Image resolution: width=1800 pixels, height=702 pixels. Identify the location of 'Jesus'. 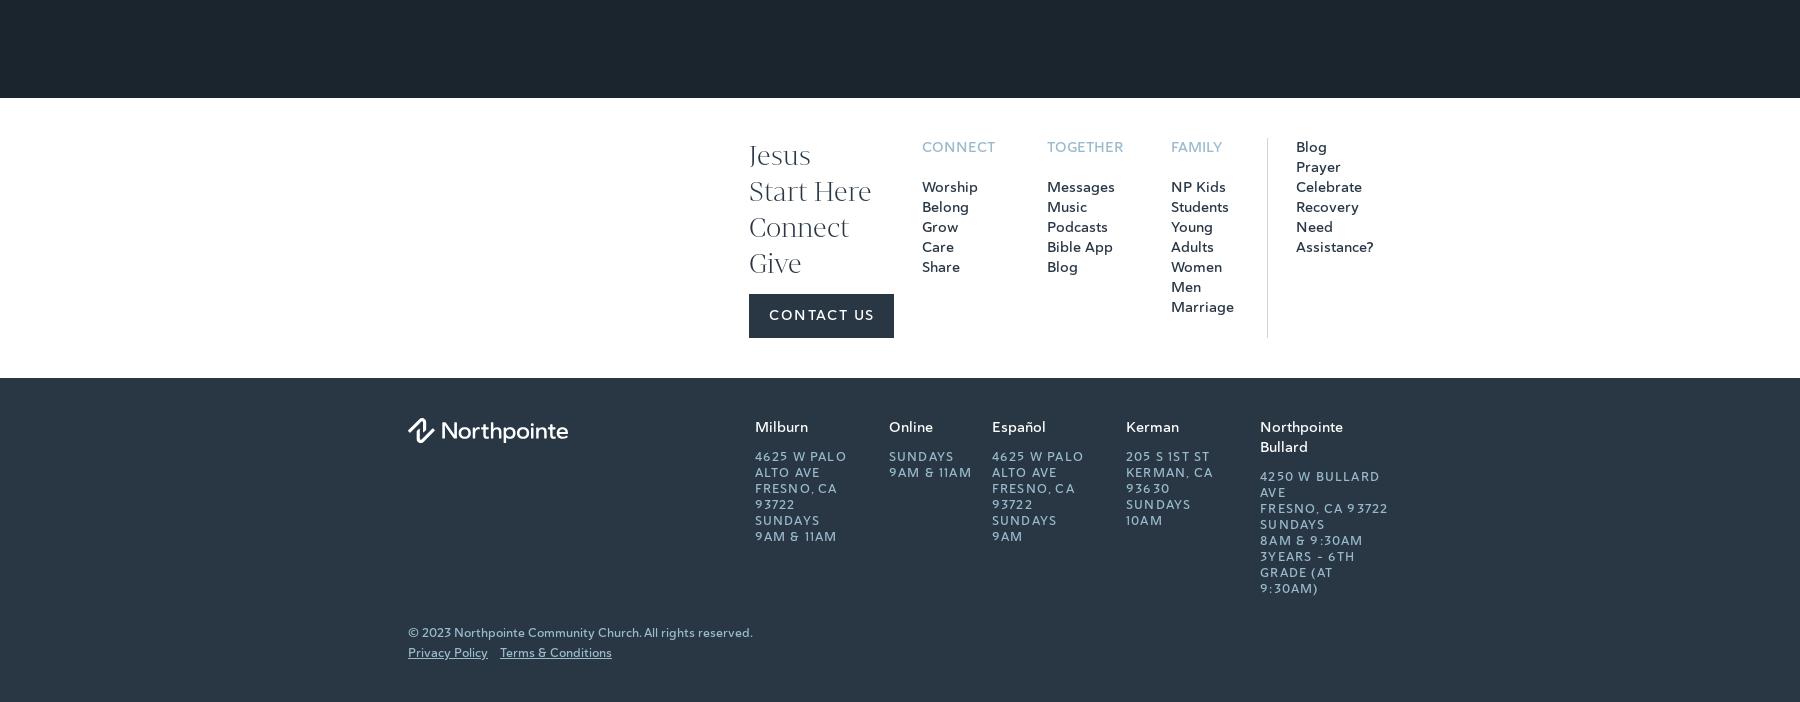
(778, 154).